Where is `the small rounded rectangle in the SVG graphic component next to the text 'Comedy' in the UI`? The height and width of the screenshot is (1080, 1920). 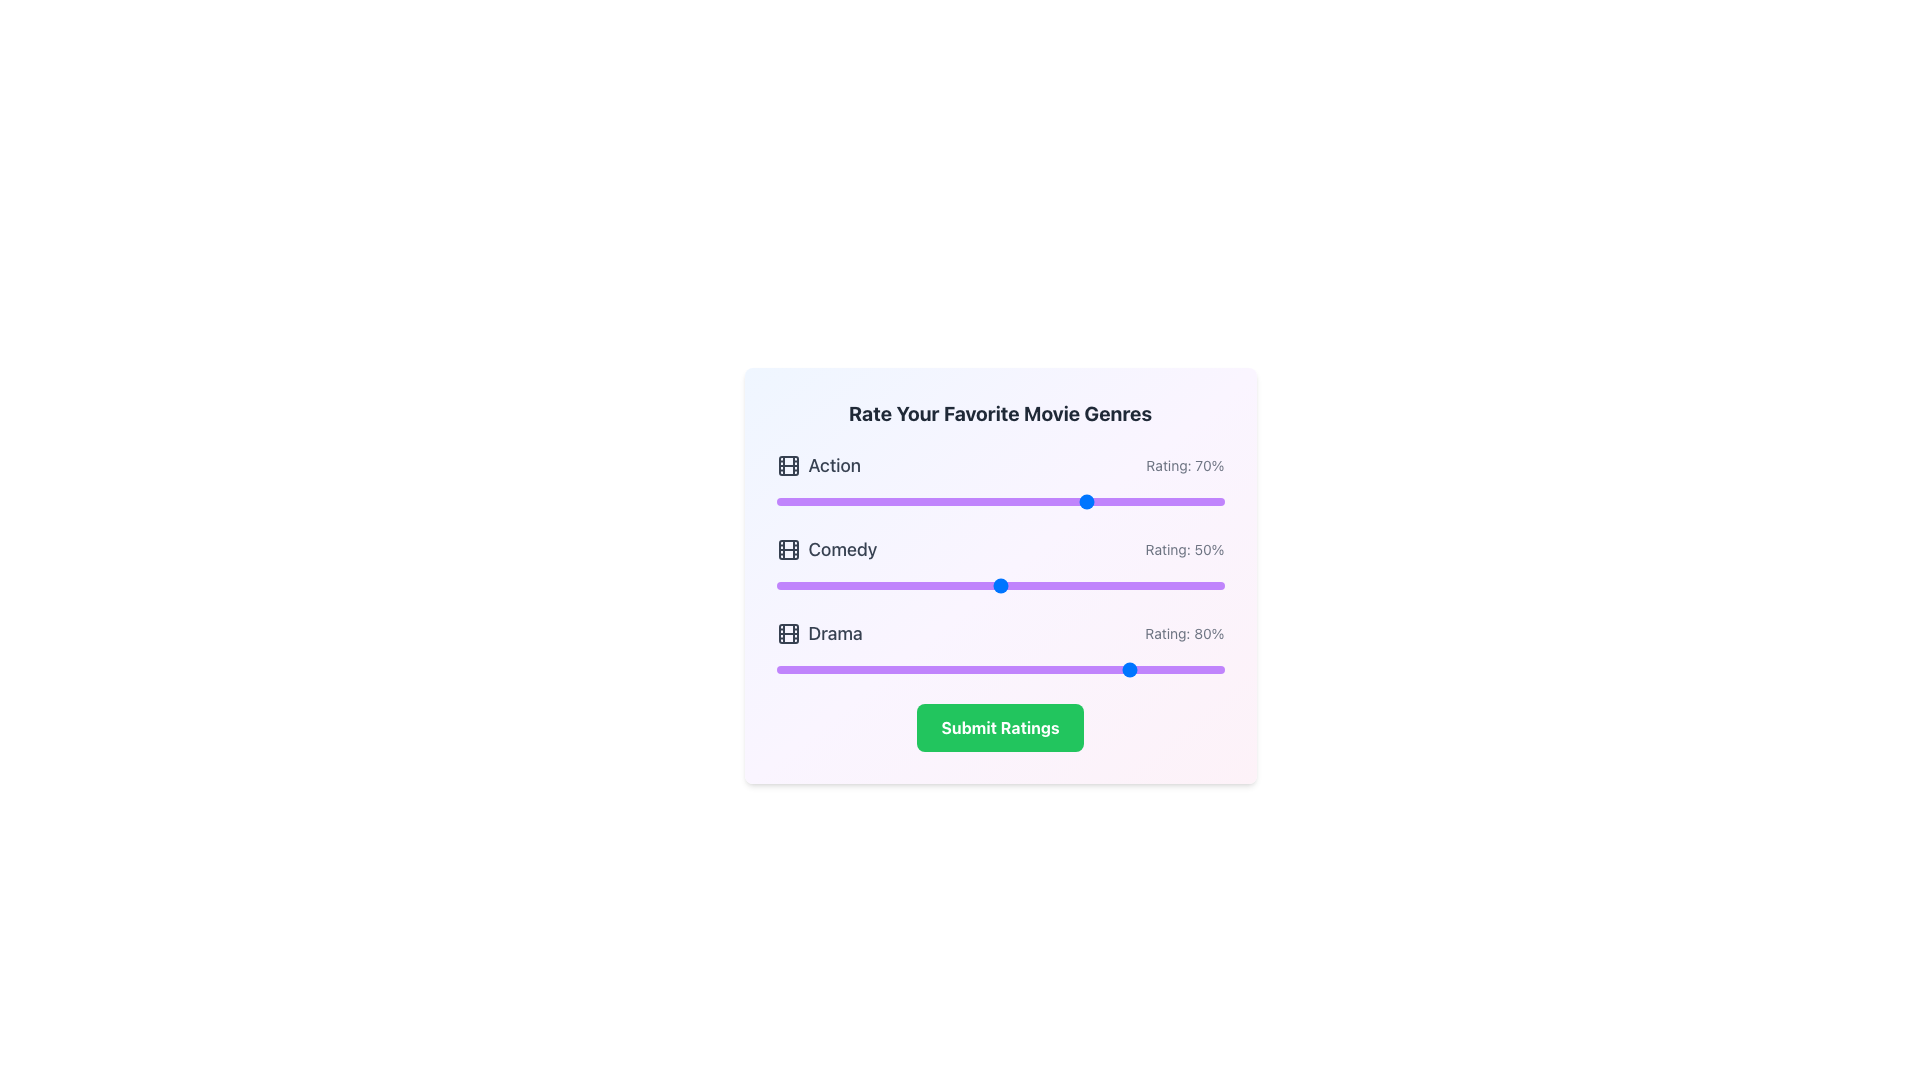 the small rounded rectangle in the SVG graphic component next to the text 'Comedy' in the UI is located at coordinates (787, 550).